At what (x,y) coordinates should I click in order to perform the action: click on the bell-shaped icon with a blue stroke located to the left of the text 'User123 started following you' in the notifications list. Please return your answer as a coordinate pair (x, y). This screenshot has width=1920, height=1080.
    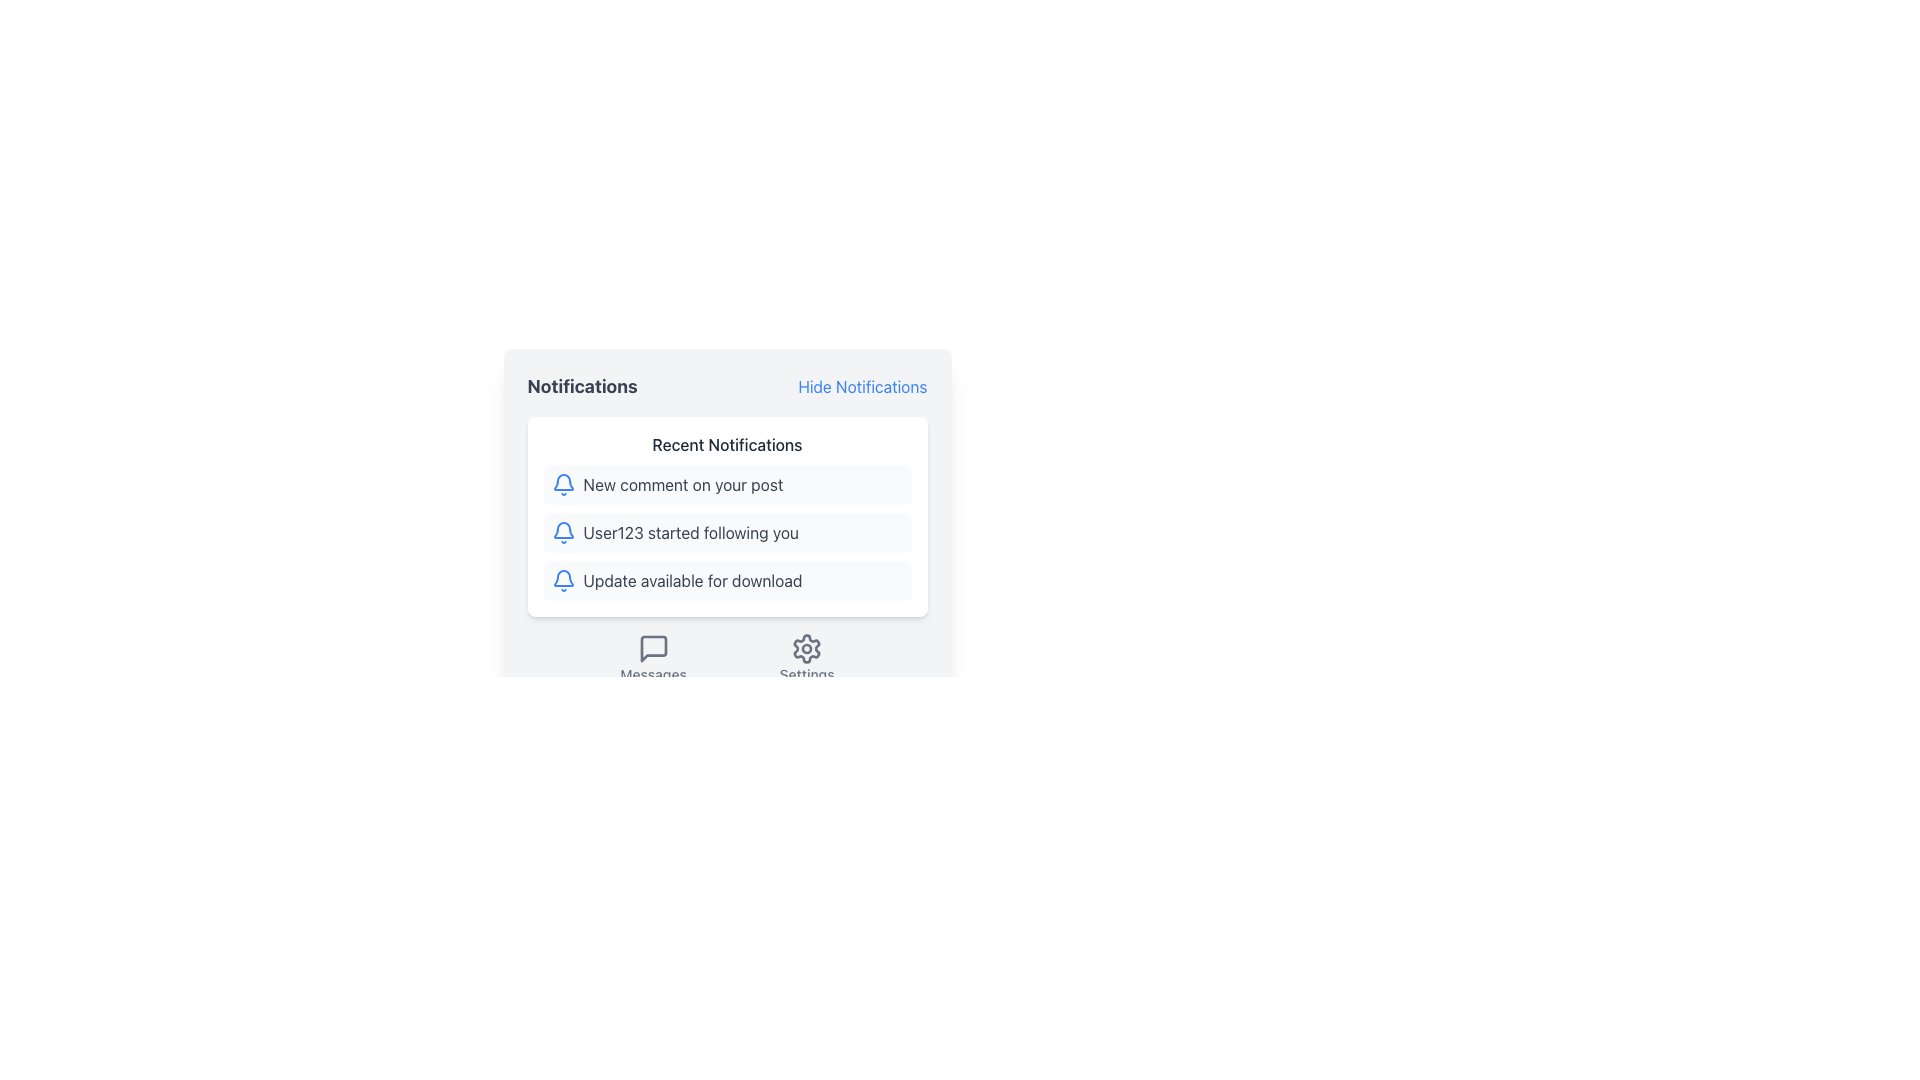
    Looking at the image, I should click on (562, 531).